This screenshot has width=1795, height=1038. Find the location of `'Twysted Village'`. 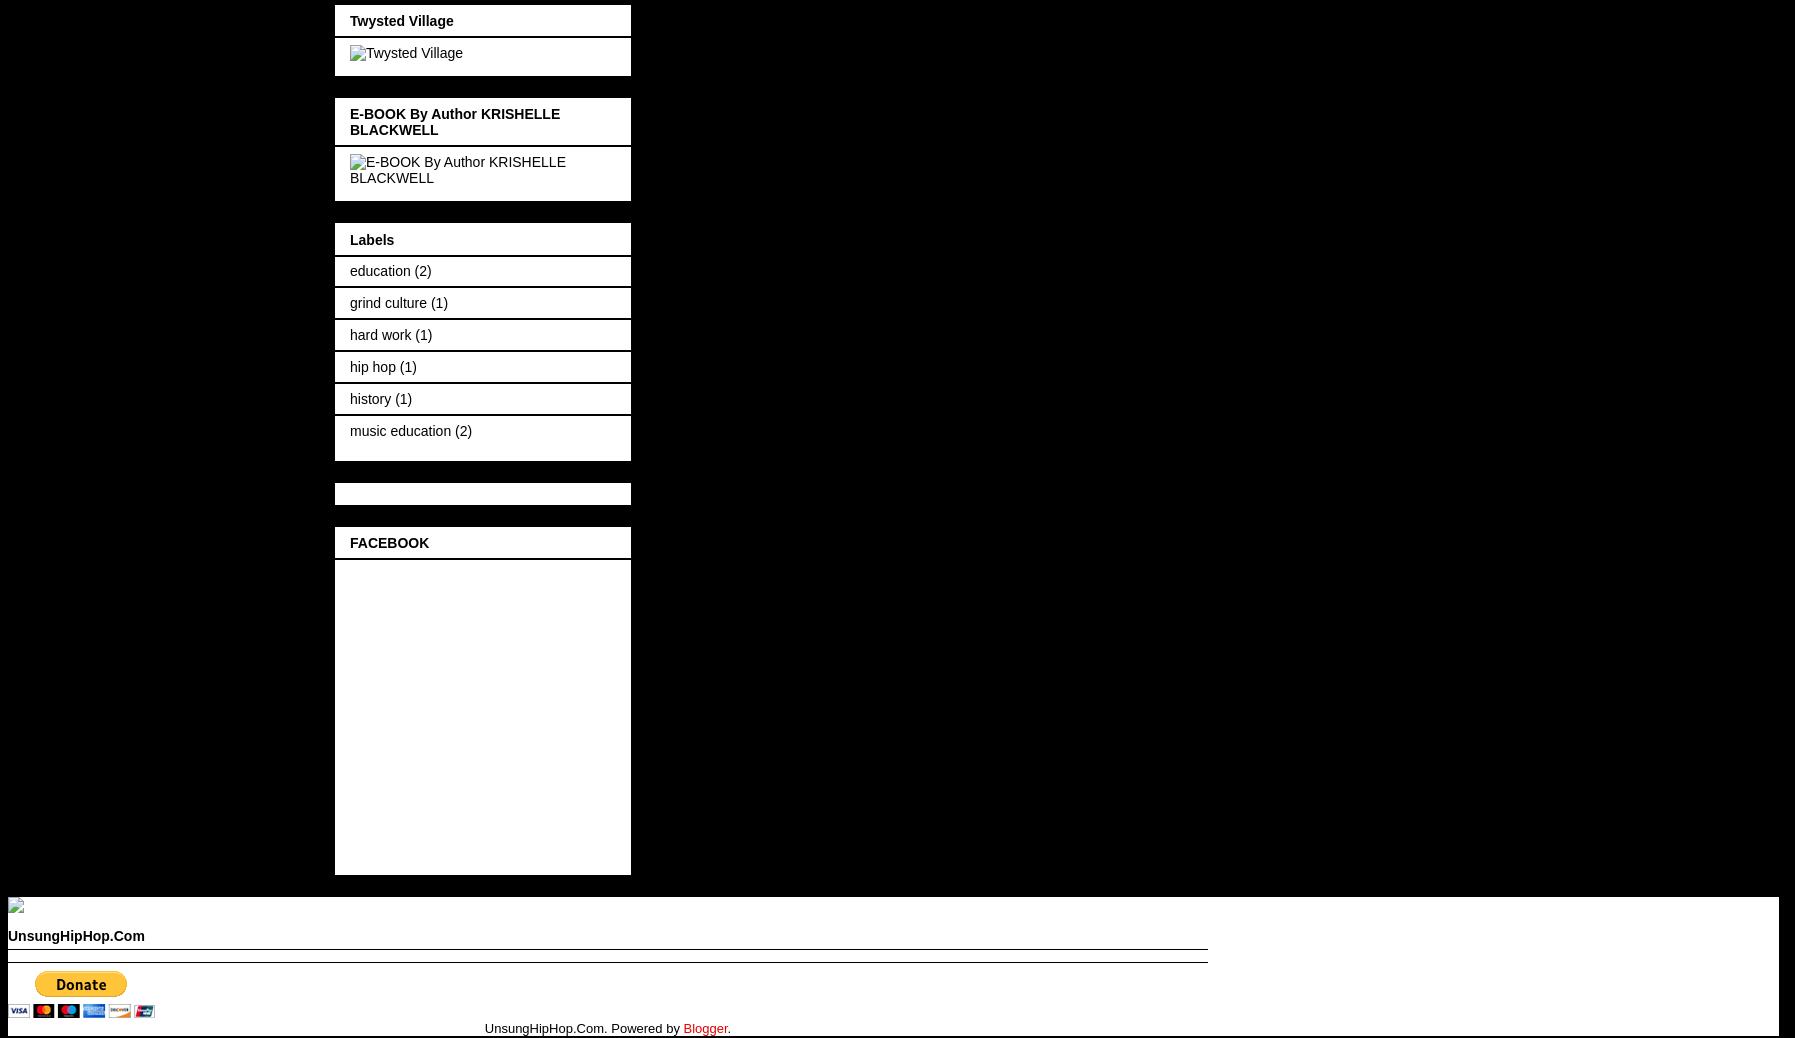

'Twysted Village' is located at coordinates (401, 19).